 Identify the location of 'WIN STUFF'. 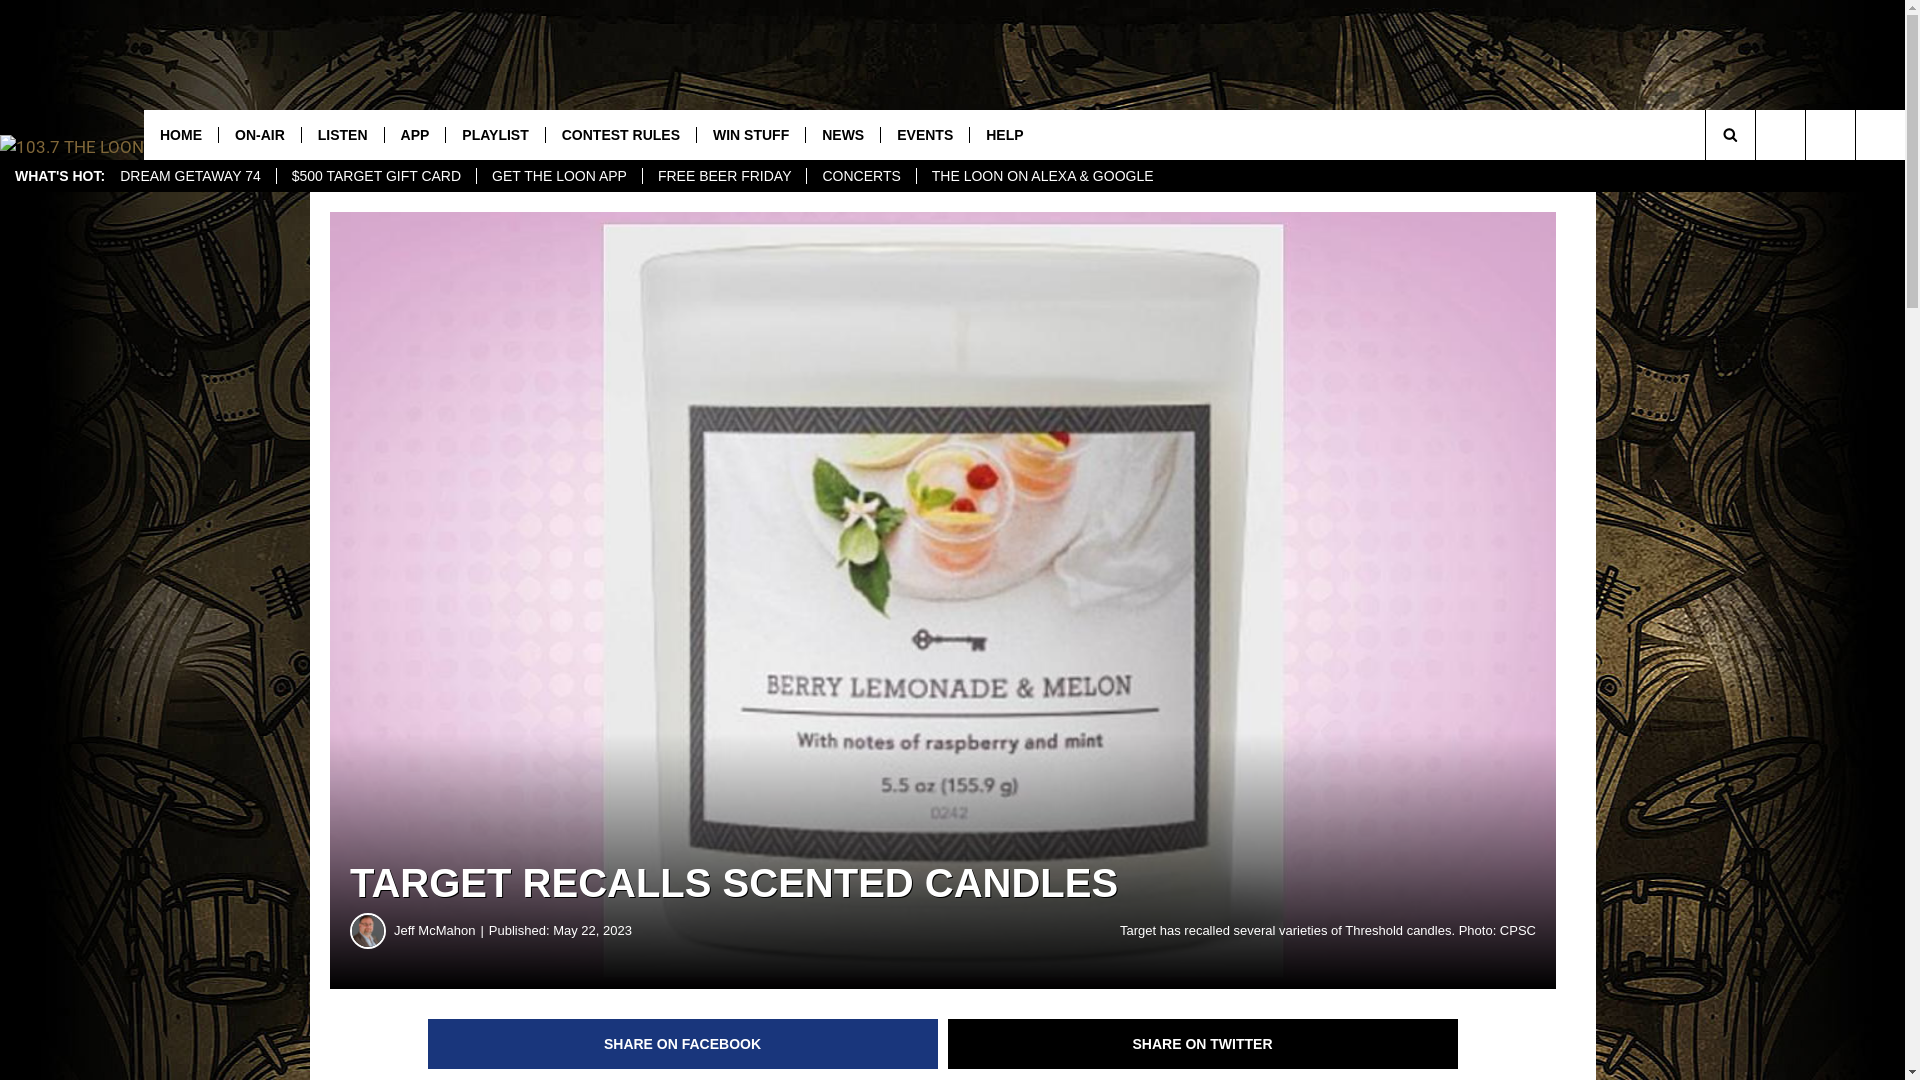
(749, 135).